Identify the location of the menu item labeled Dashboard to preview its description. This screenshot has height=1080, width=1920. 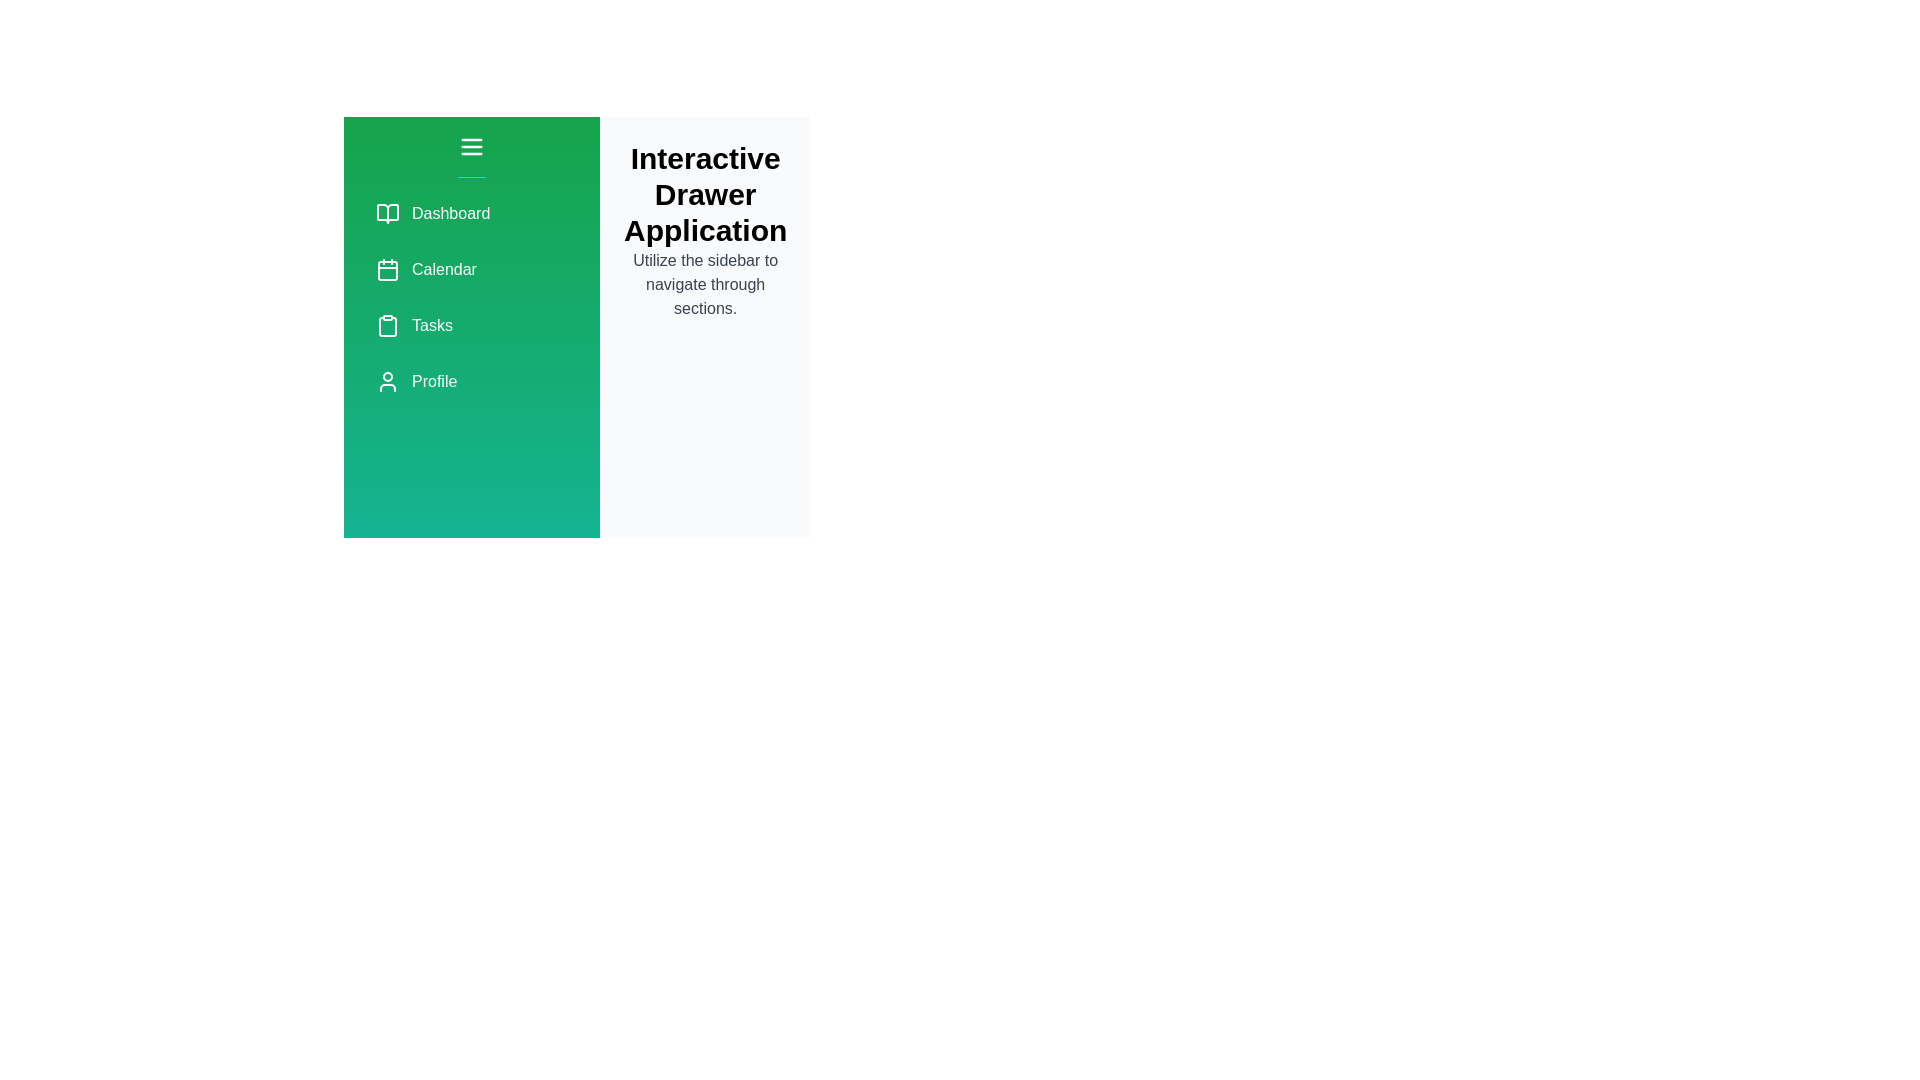
(470, 213).